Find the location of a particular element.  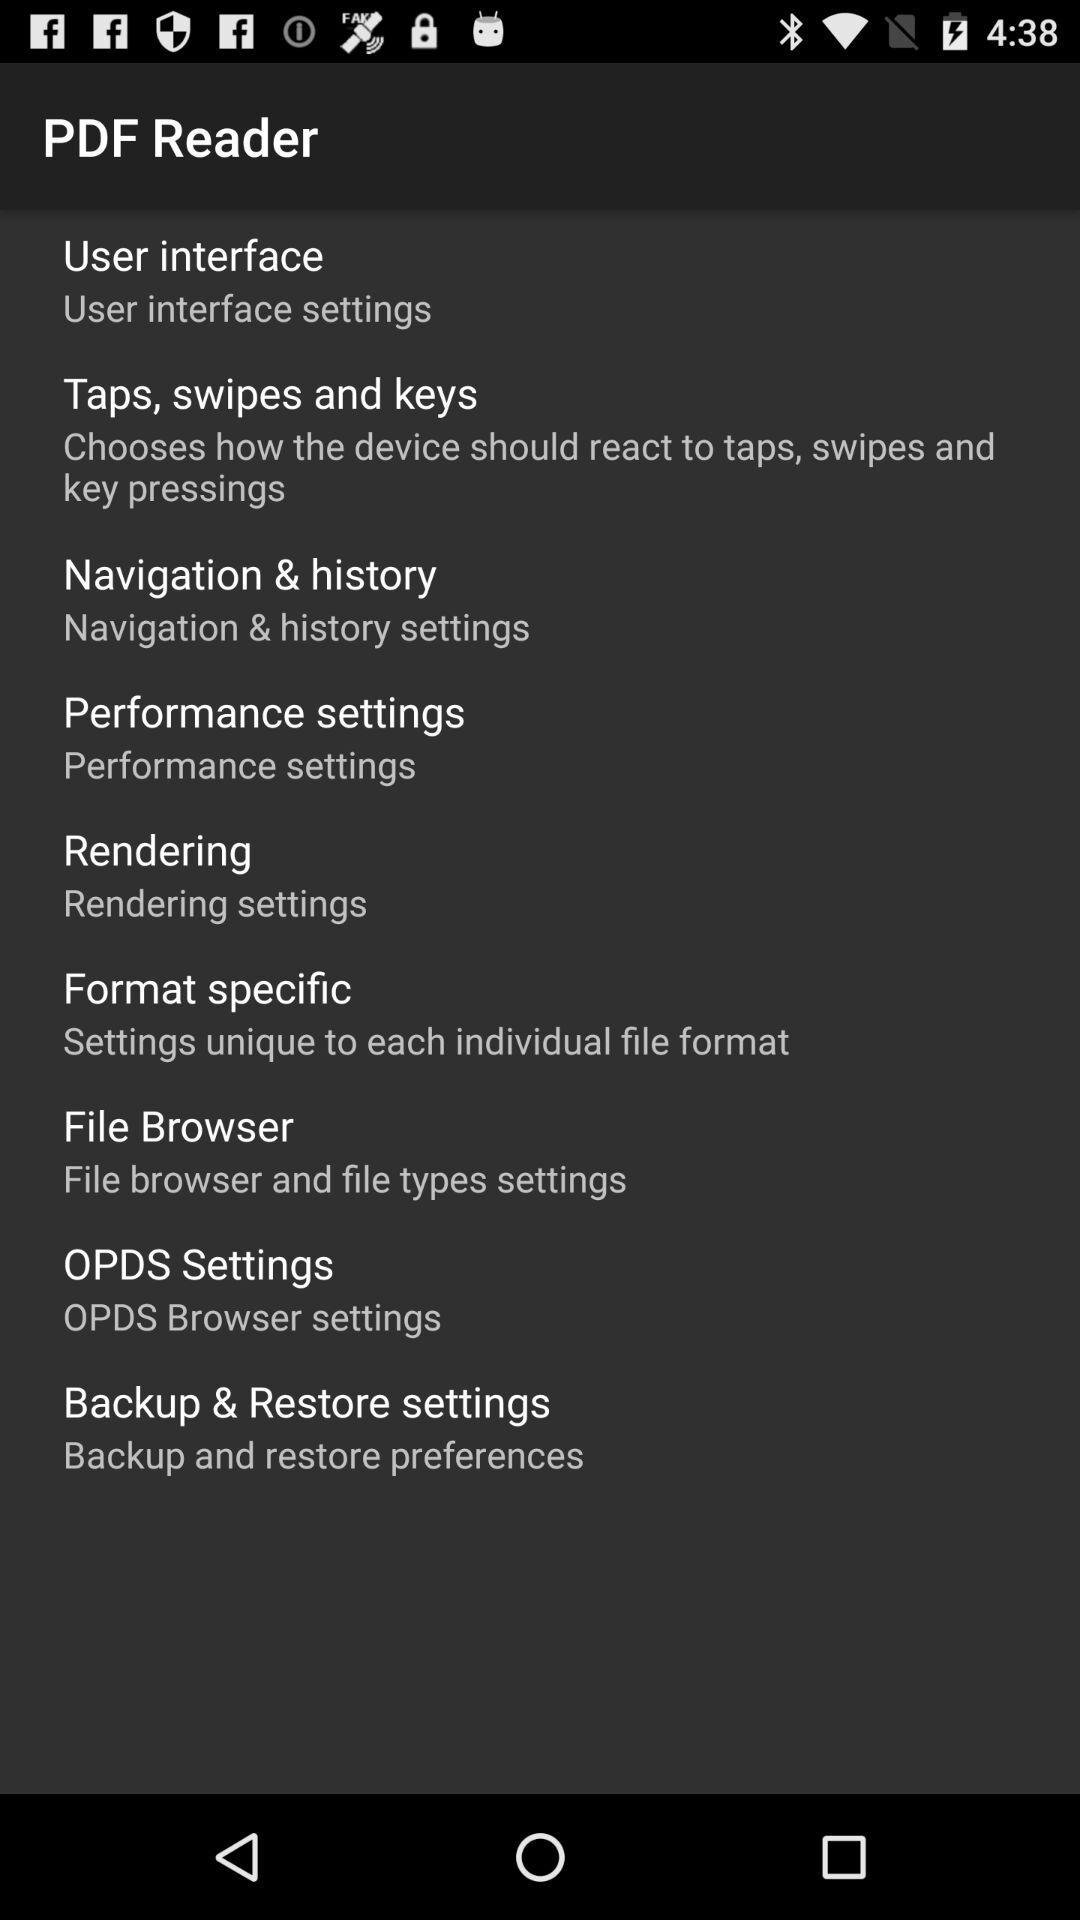

settings unique to item is located at coordinates (425, 1040).